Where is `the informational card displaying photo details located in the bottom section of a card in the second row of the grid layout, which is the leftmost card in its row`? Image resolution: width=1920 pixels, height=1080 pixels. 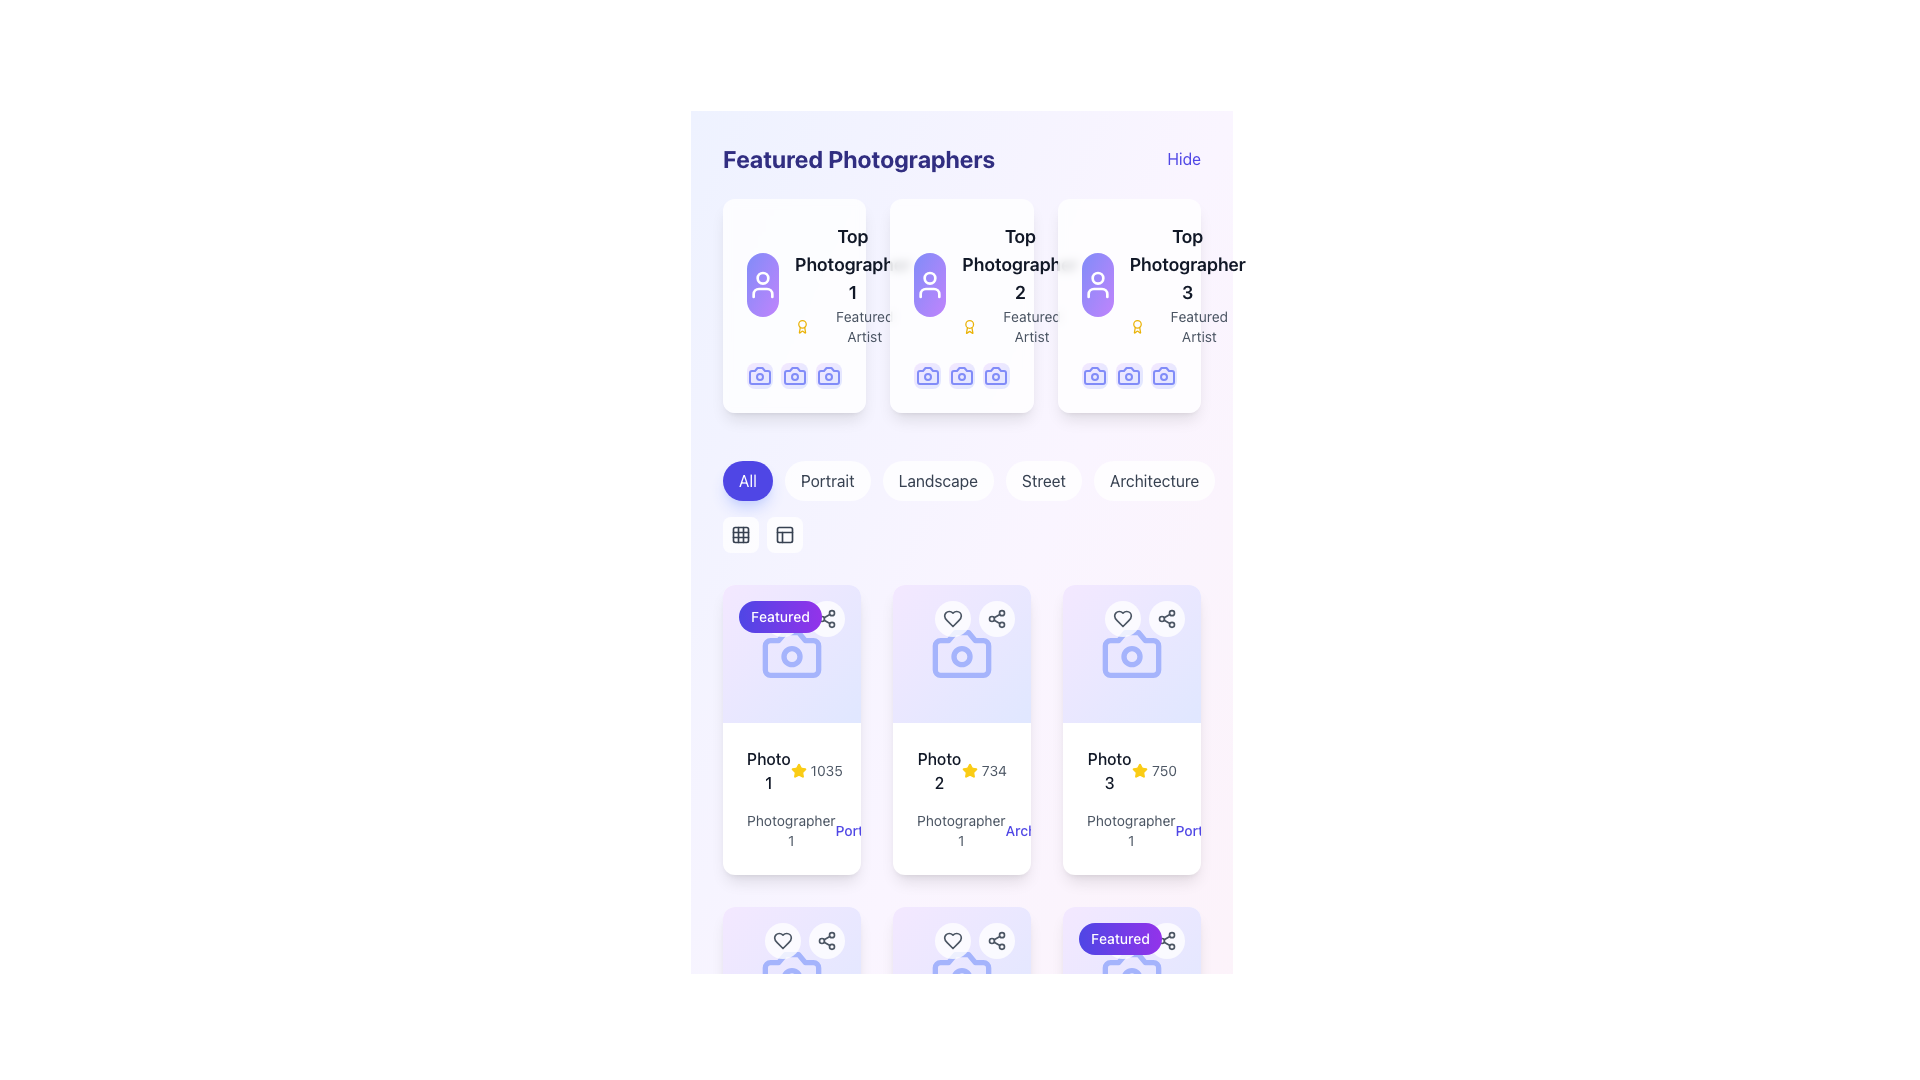 the informational card displaying photo details located in the bottom section of a card in the second row of the grid layout, which is the leftmost card in its row is located at coordinates (791, 797).